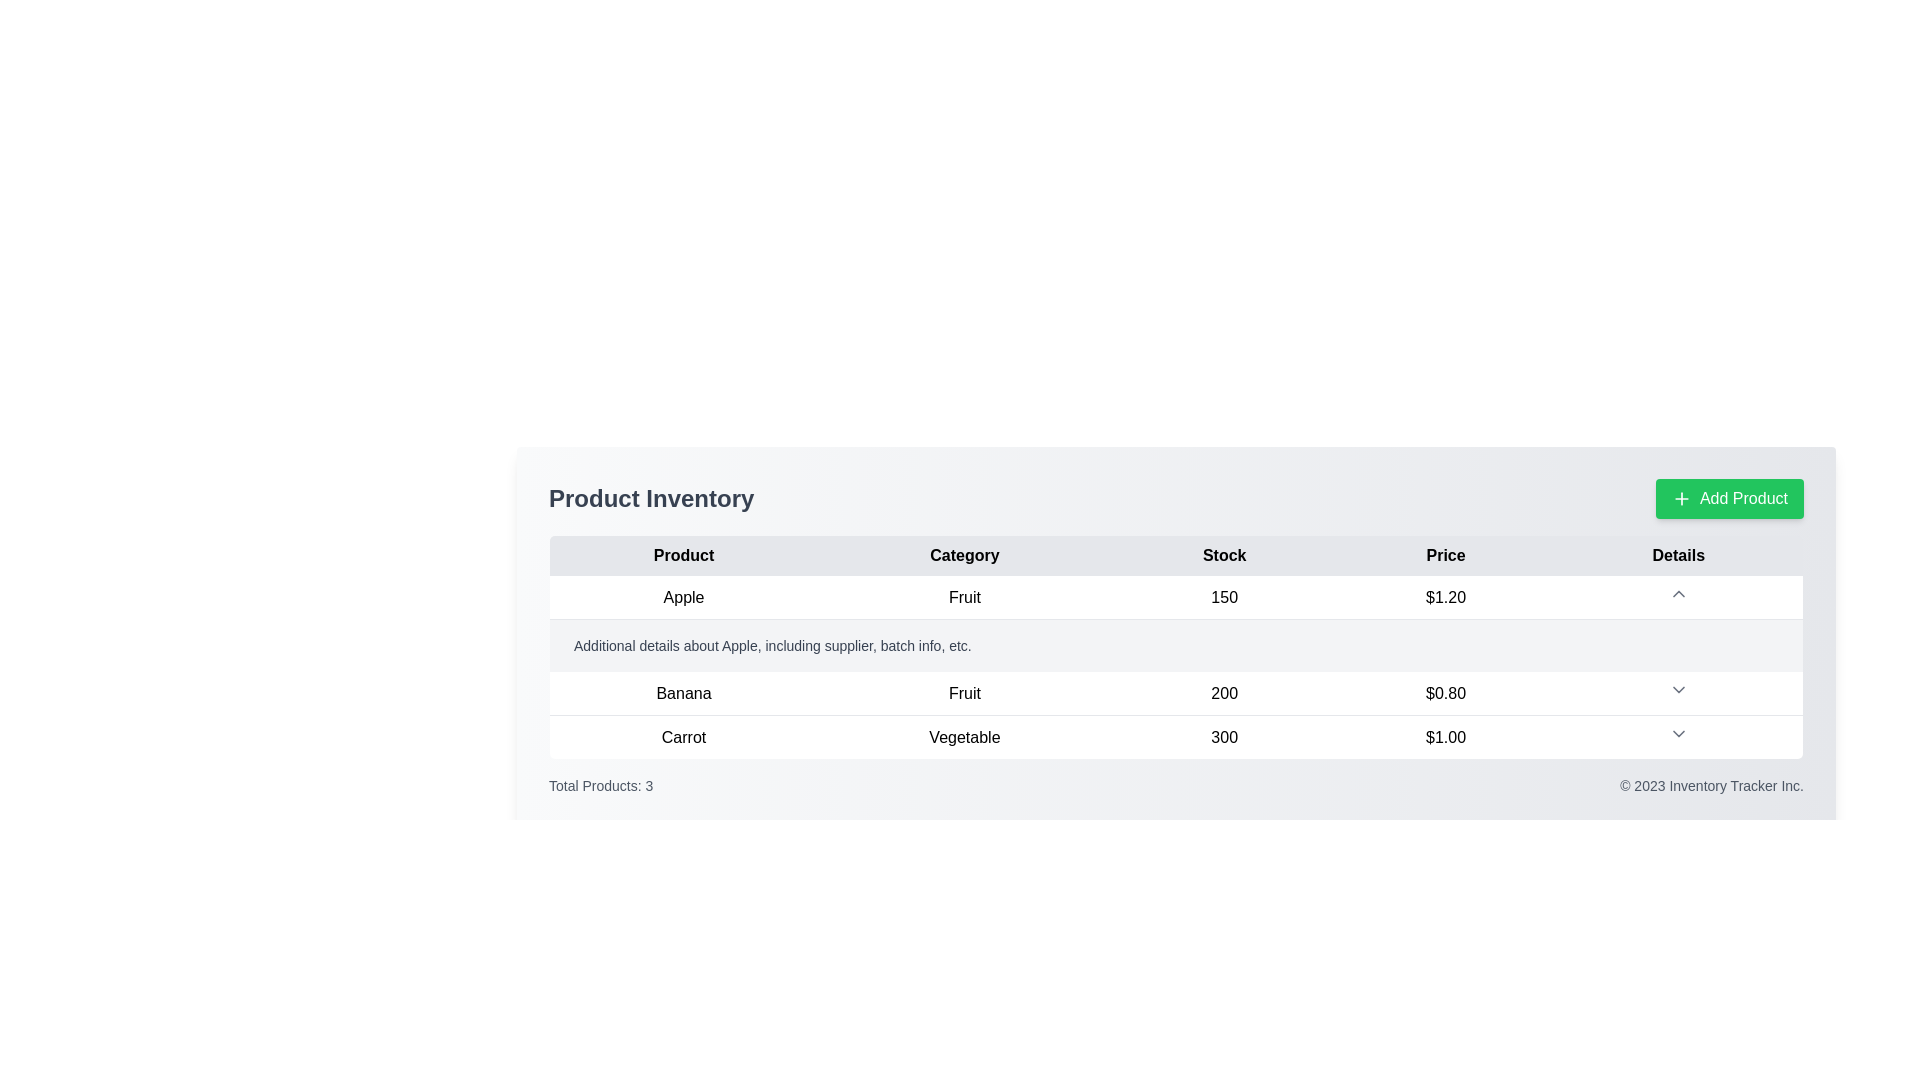 The image size is (1920, 1080). I want to click on the text label indicating the quantity of 'Banana' in stock, located in the 'Stock' column of the fifth row of the table, so click(1223, 692).